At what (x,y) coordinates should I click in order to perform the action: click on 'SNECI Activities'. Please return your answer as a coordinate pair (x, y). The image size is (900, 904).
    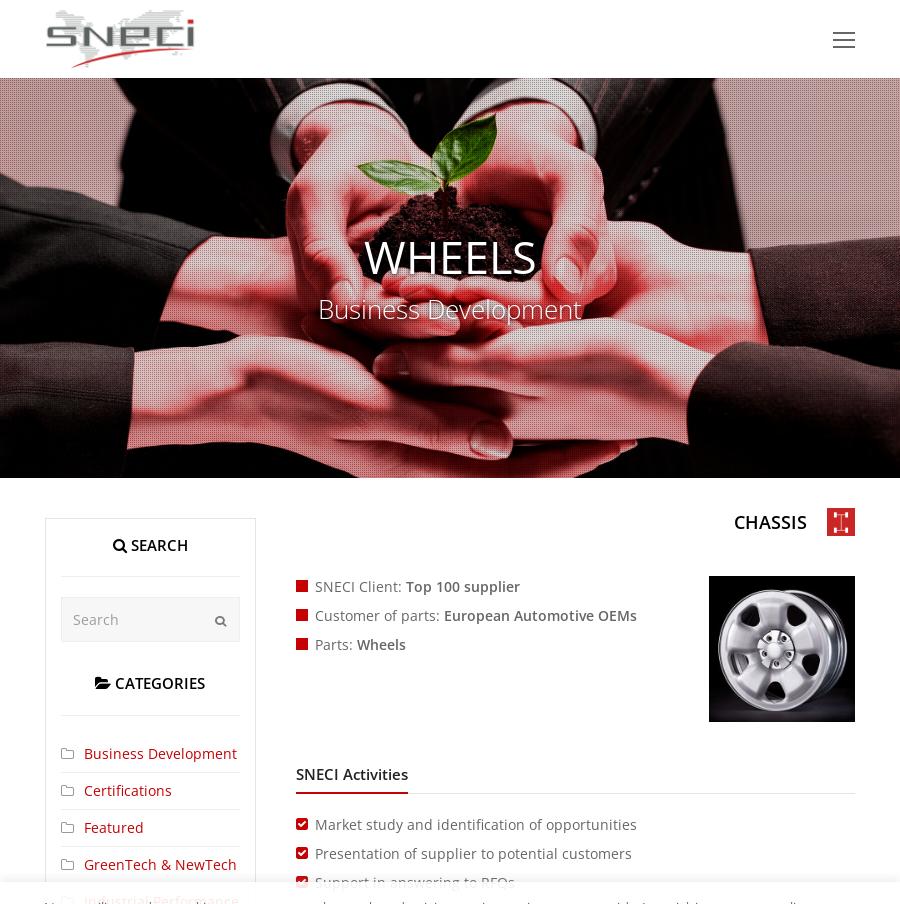
    Looking at the image, I should click on (351, 773).